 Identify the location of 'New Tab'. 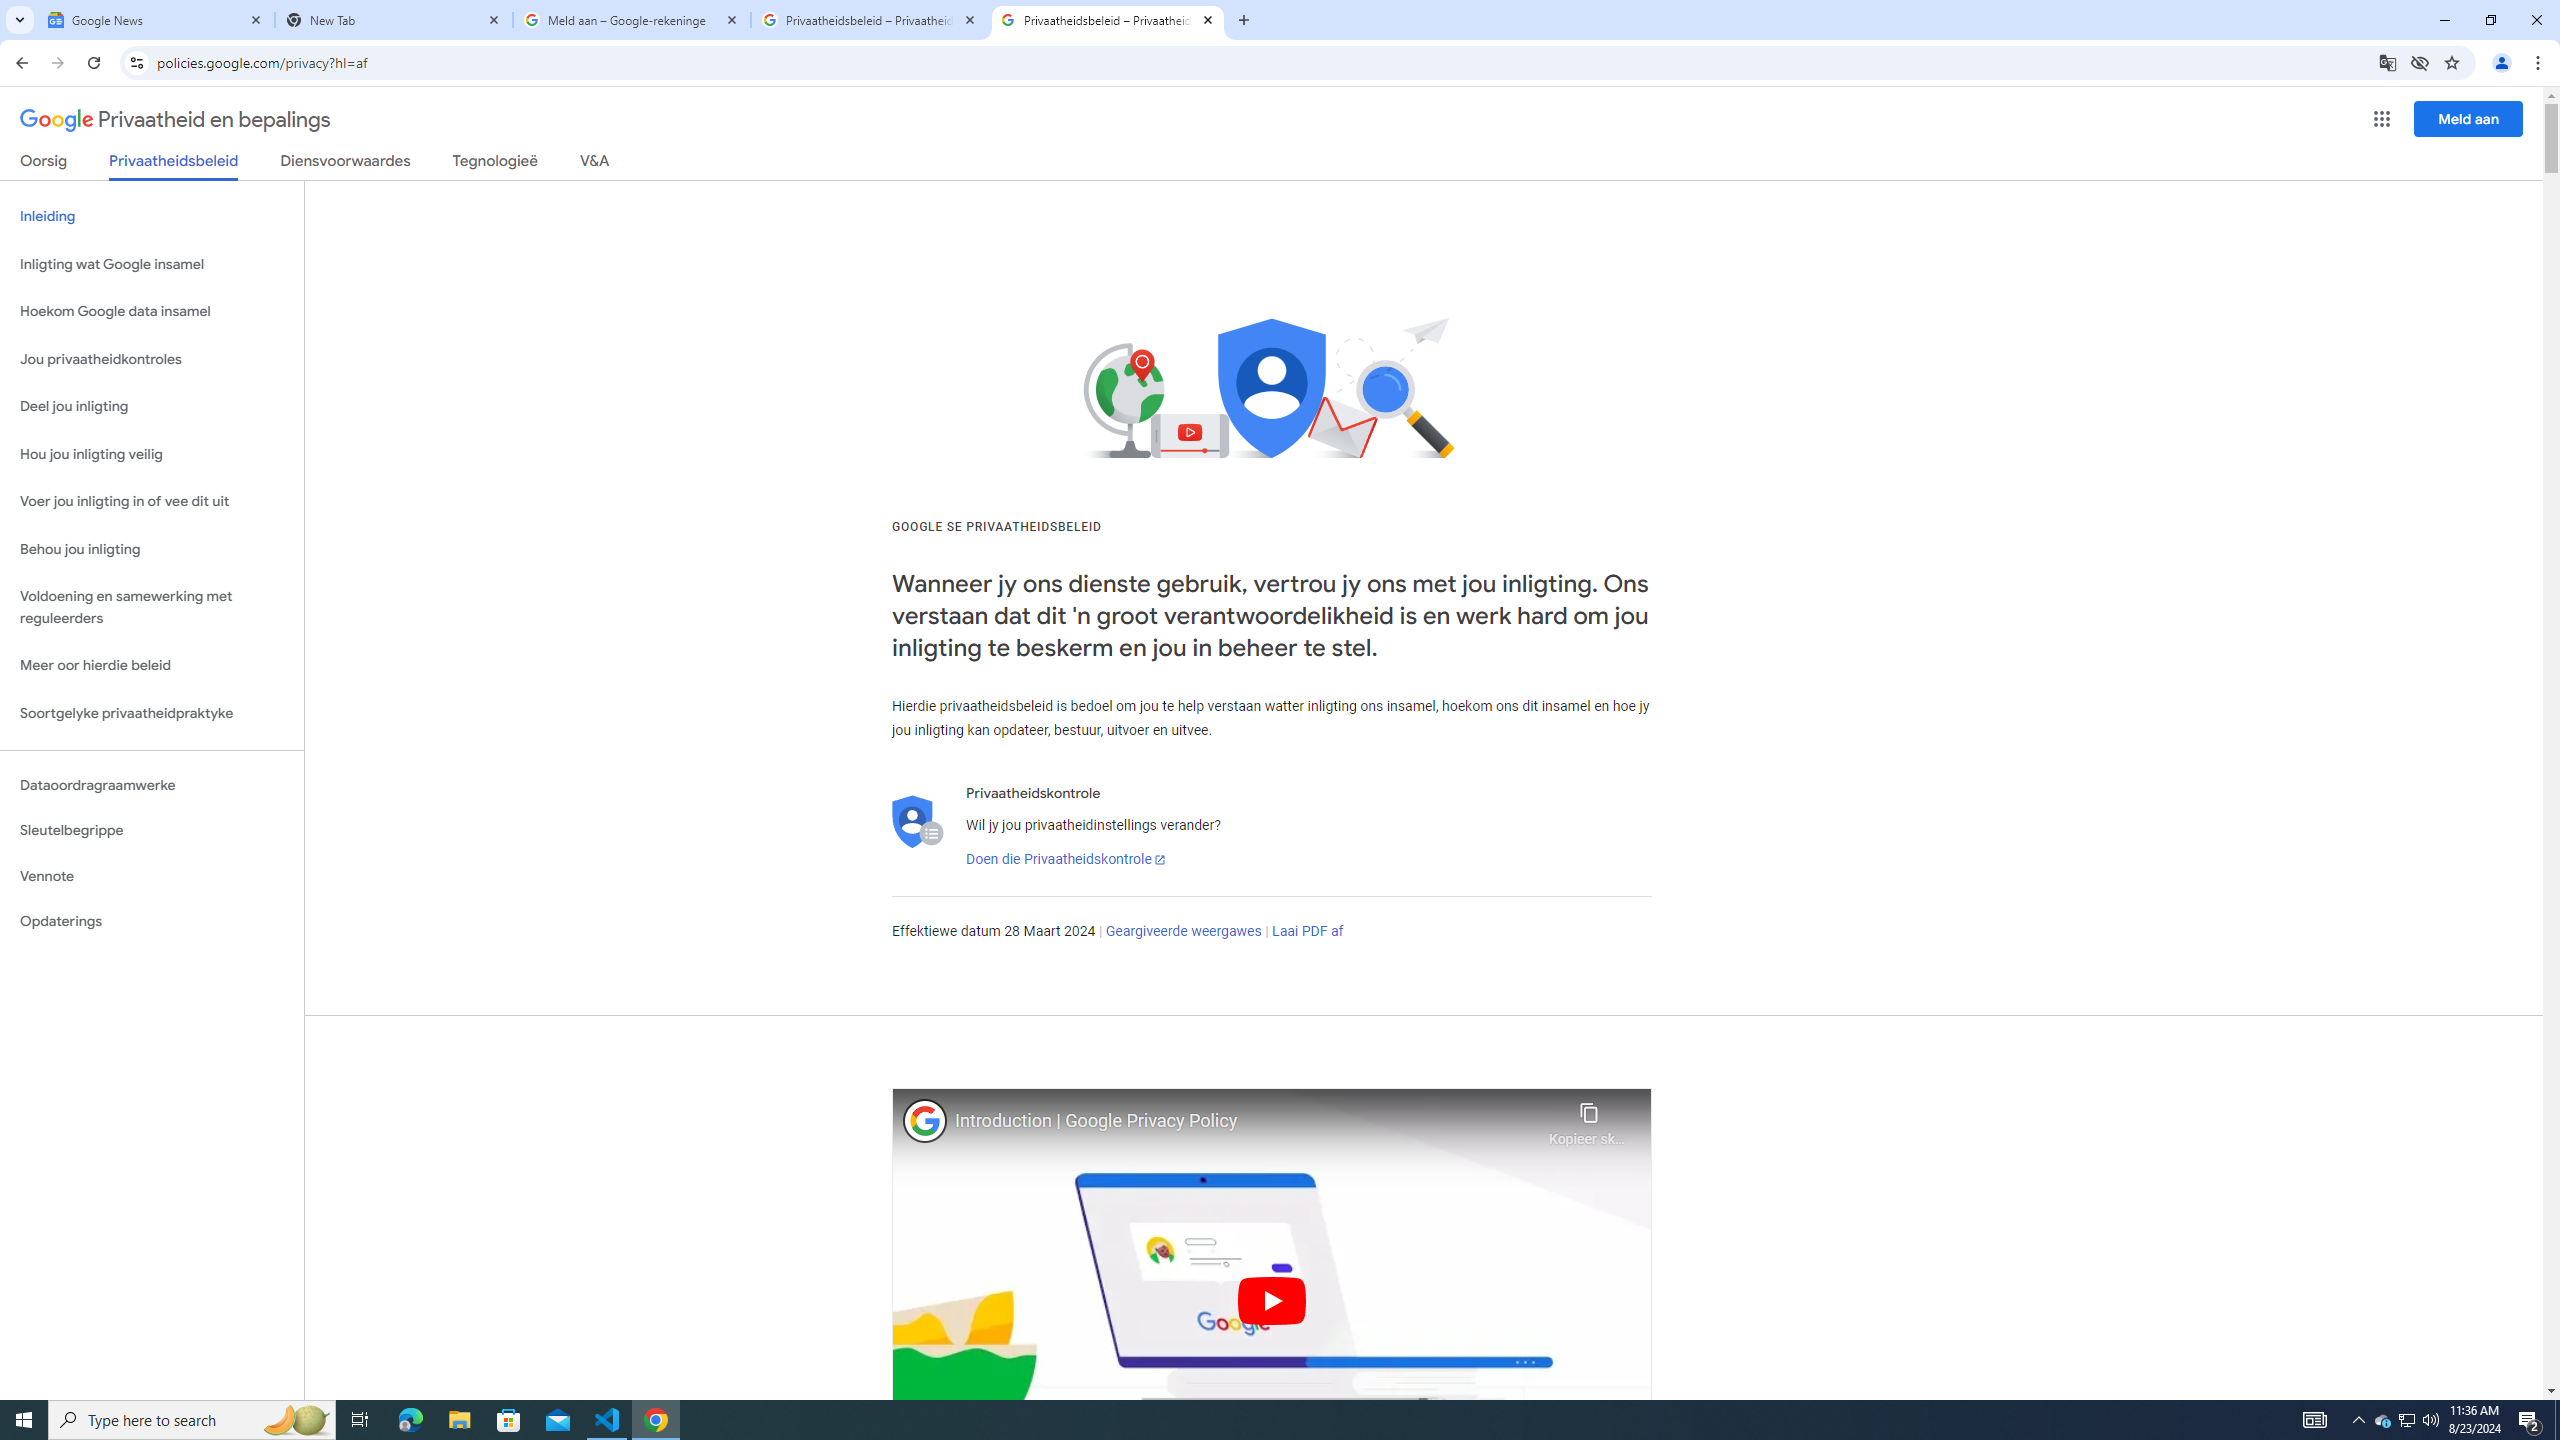
(394, 19).